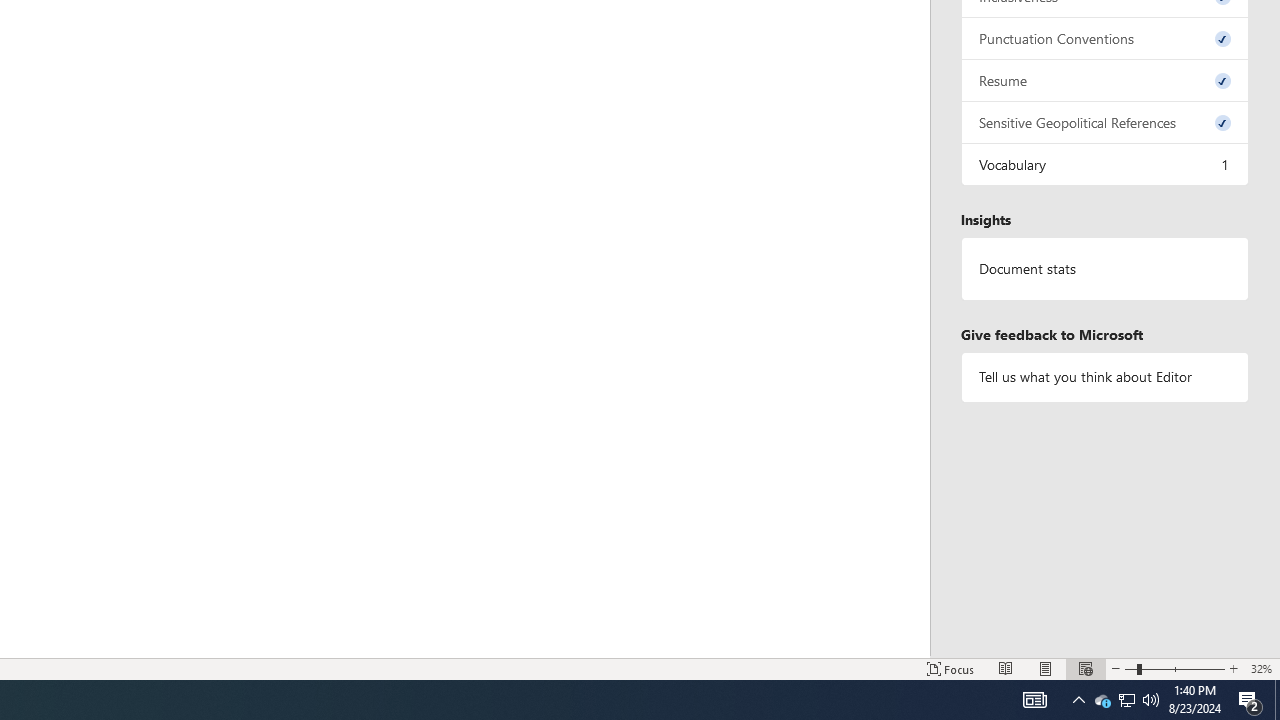 This screenshot has height=720, width=1280. Describe the element at coordinates (1260, 669) in the screenshot. I see `'Zoom 32%'` at that location.